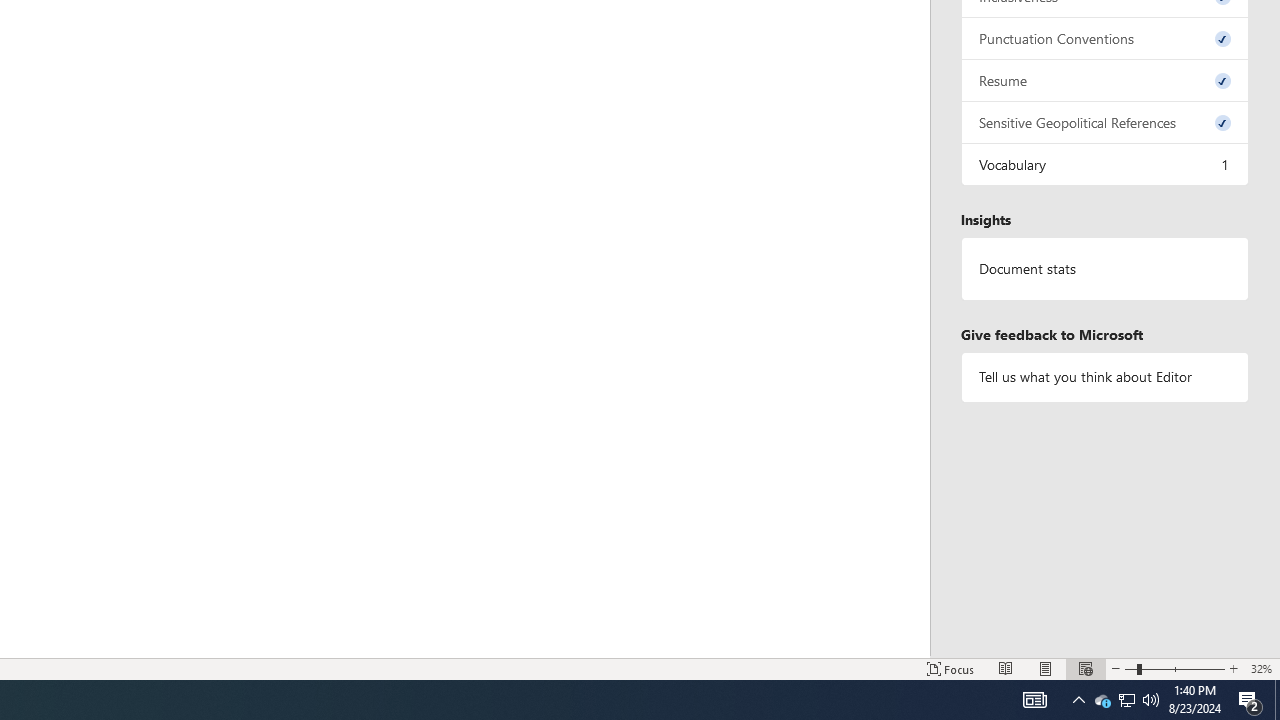 This screenshot has height=720, width=1280. Describe the element at coordinates (1260, 669) in the screenshot. I see `'Zoom 32%'` at that location.